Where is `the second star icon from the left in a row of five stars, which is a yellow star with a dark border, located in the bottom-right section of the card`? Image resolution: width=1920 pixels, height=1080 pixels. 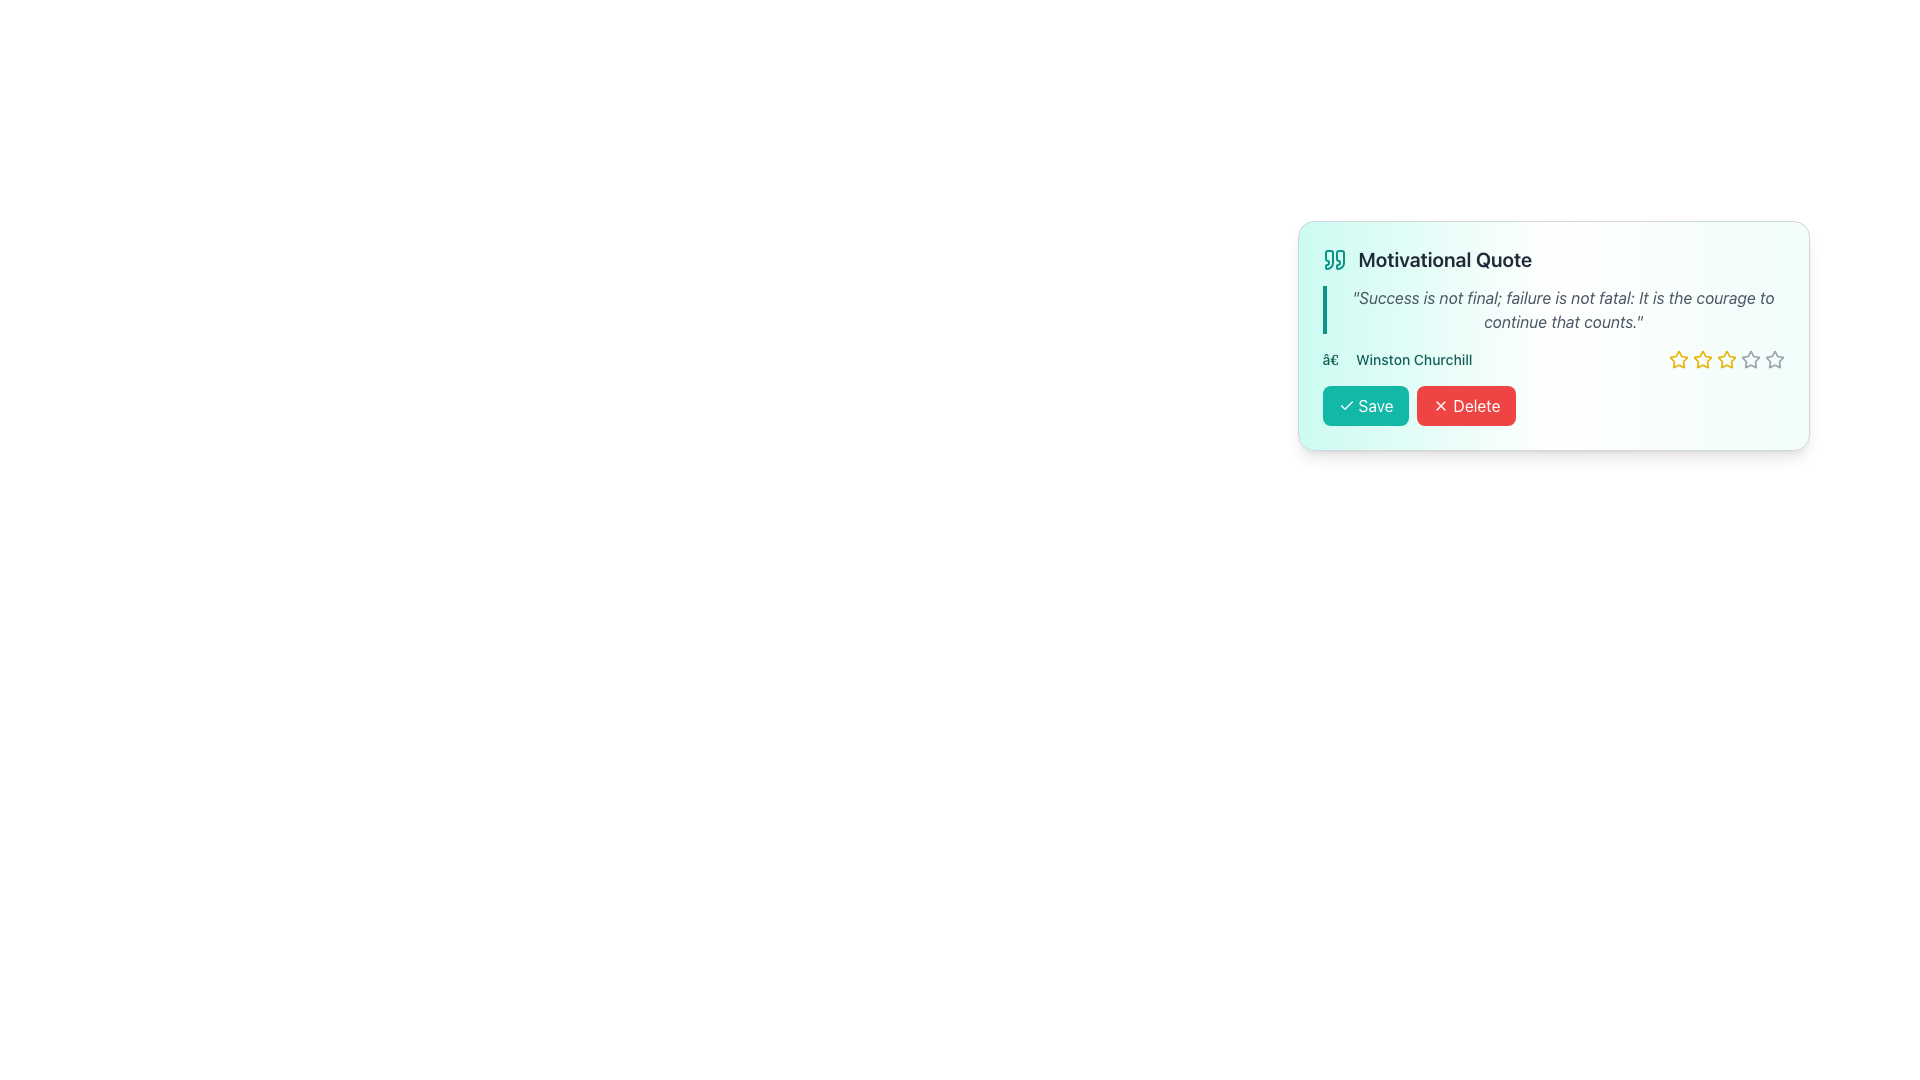
the second star icon from the left in a row of five stars, which is a yellow star with a dark border, located in the bottom-right section of the card is located at coordinates (1701, 358).